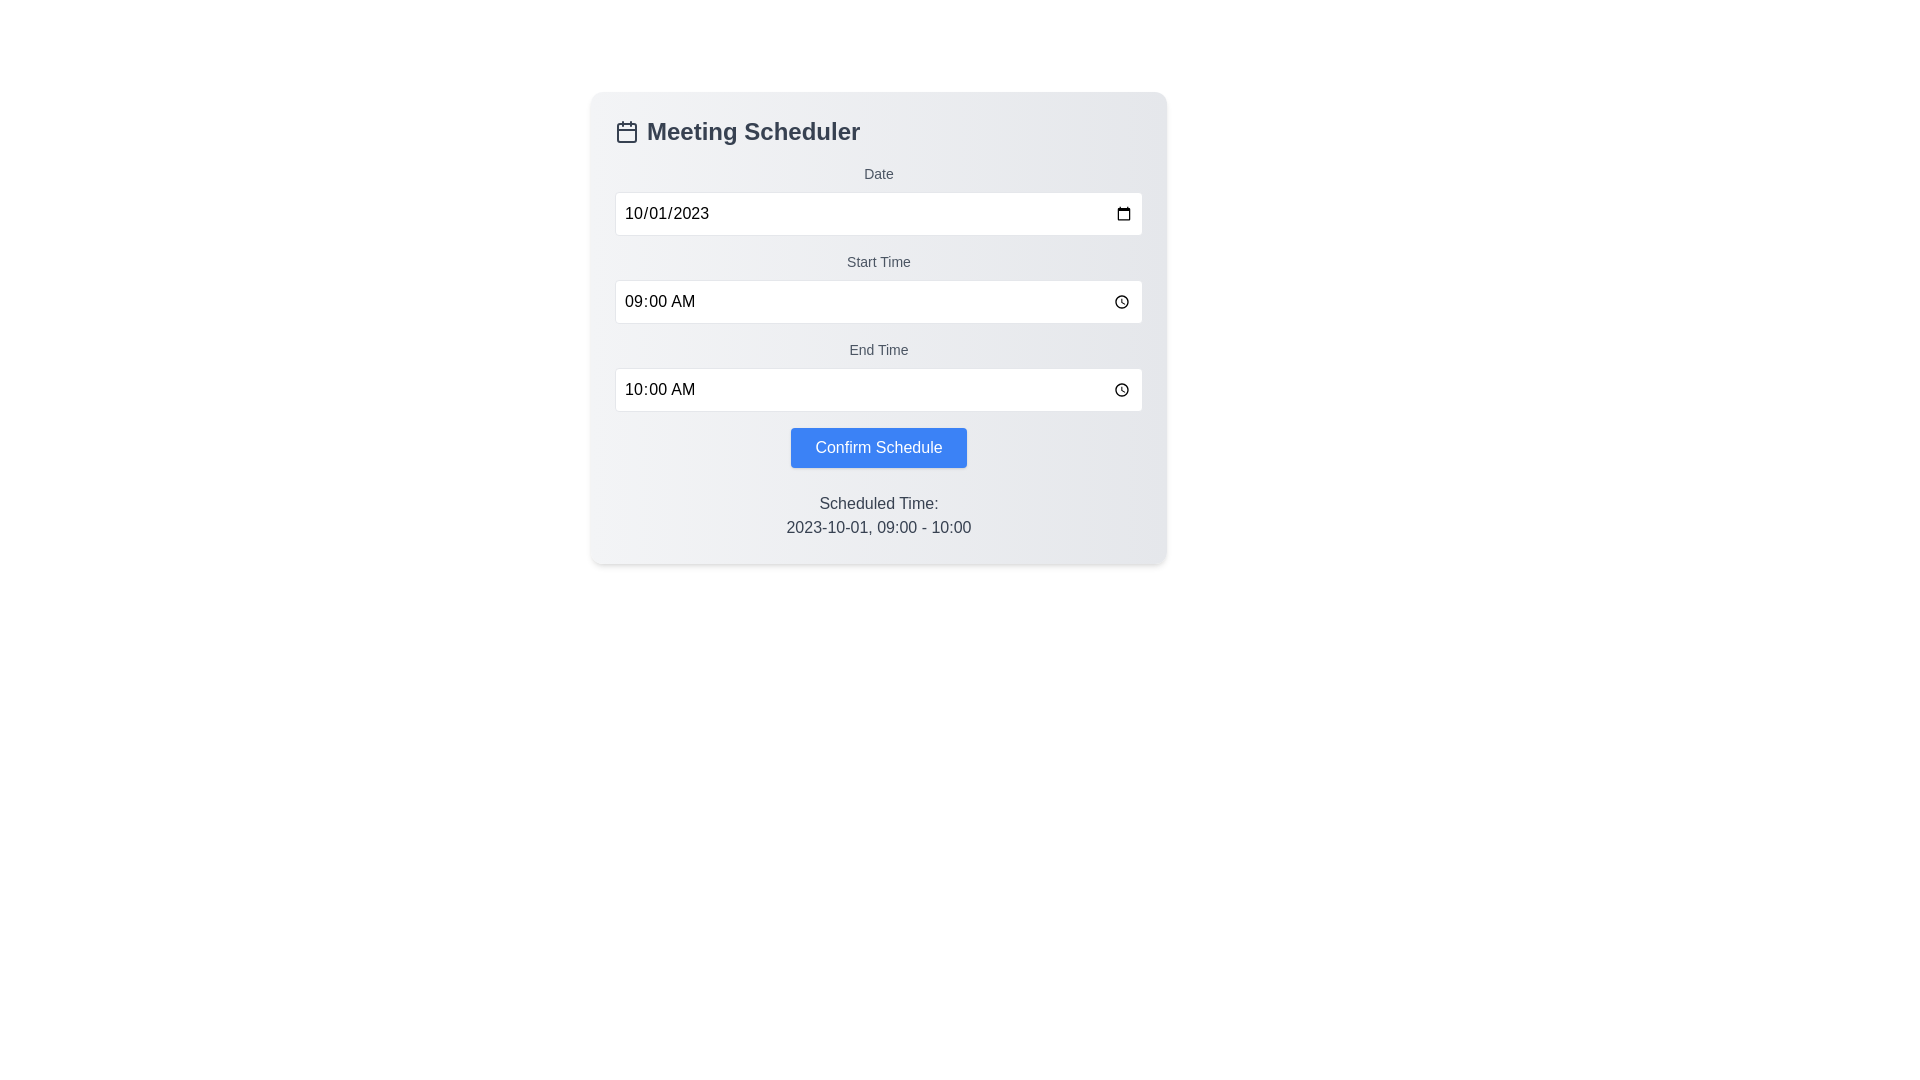  Describe the element at coordinates (878, 261) in the screenshot. I see `the static text label that indicates the purpose of the input element for selecting the start time, located directly below the date input field and above the '09:00 AM' time input field` at that location.